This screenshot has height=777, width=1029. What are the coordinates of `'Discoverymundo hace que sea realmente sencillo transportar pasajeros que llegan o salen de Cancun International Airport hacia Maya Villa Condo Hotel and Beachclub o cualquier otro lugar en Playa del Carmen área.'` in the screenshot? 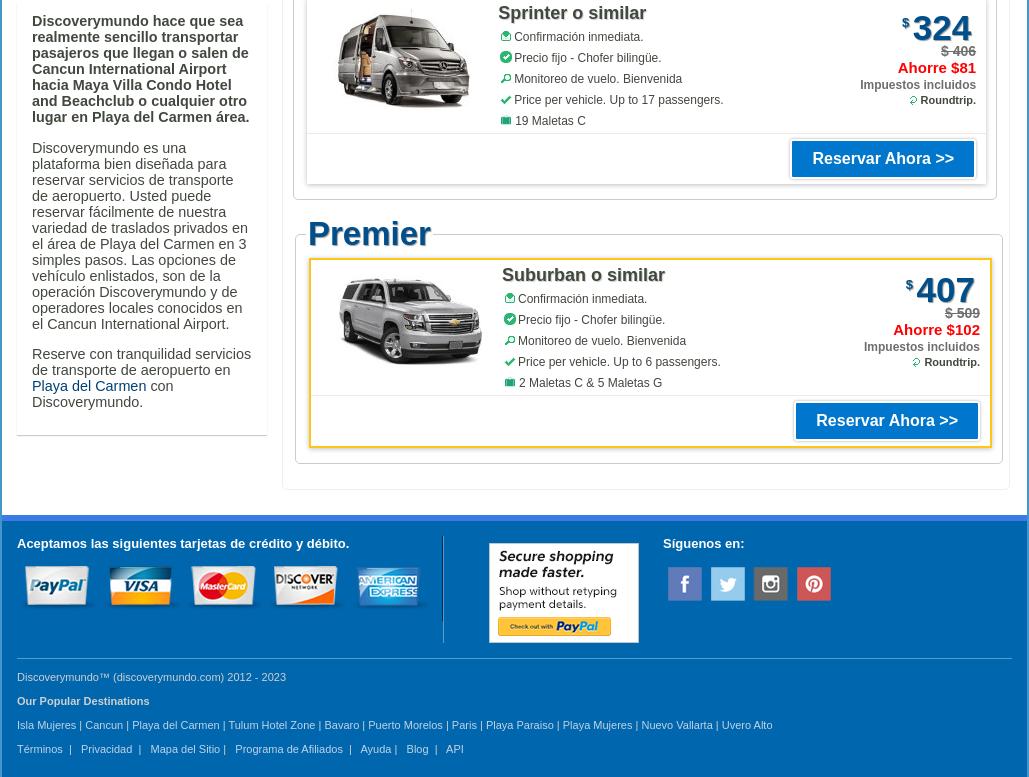 It's located at (32, 67).